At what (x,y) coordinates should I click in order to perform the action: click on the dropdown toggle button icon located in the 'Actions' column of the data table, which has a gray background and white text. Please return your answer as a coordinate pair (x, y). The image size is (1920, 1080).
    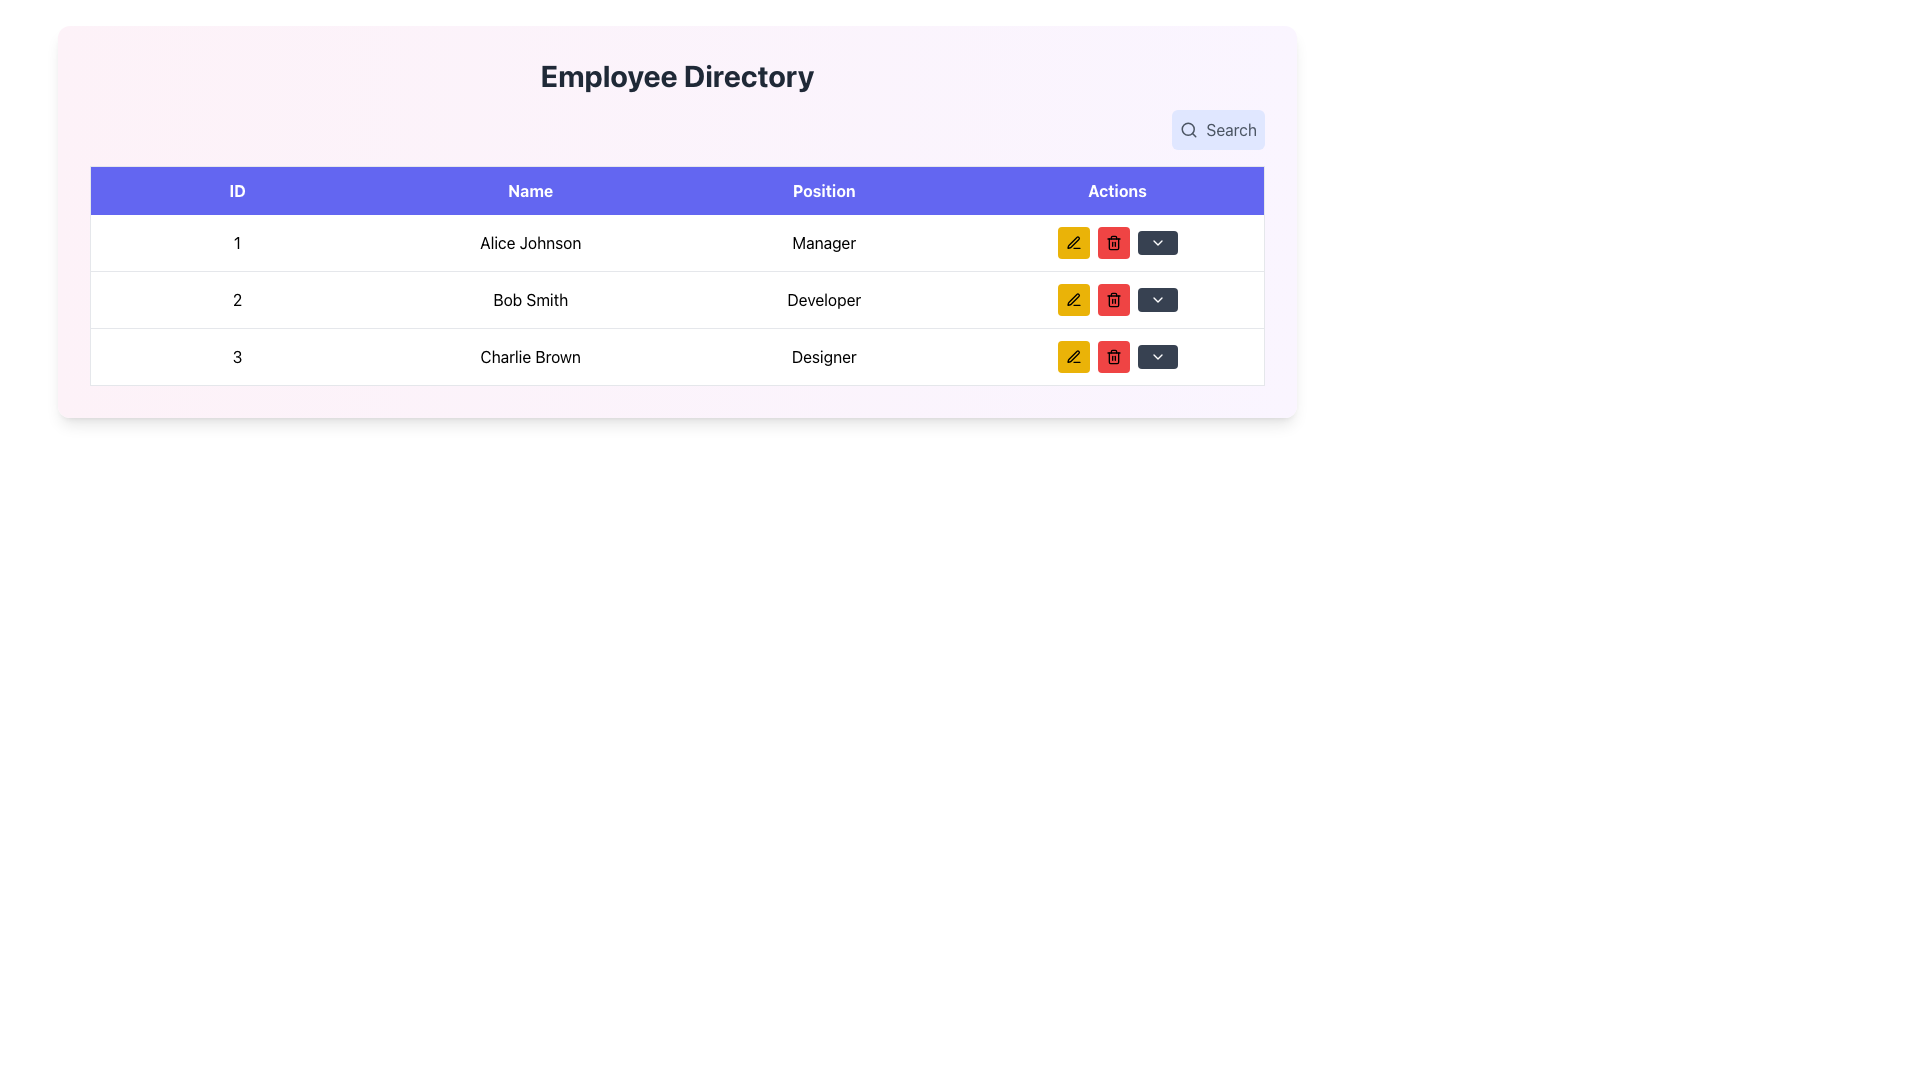
    Looking at the image, I should click on (1157, 356).